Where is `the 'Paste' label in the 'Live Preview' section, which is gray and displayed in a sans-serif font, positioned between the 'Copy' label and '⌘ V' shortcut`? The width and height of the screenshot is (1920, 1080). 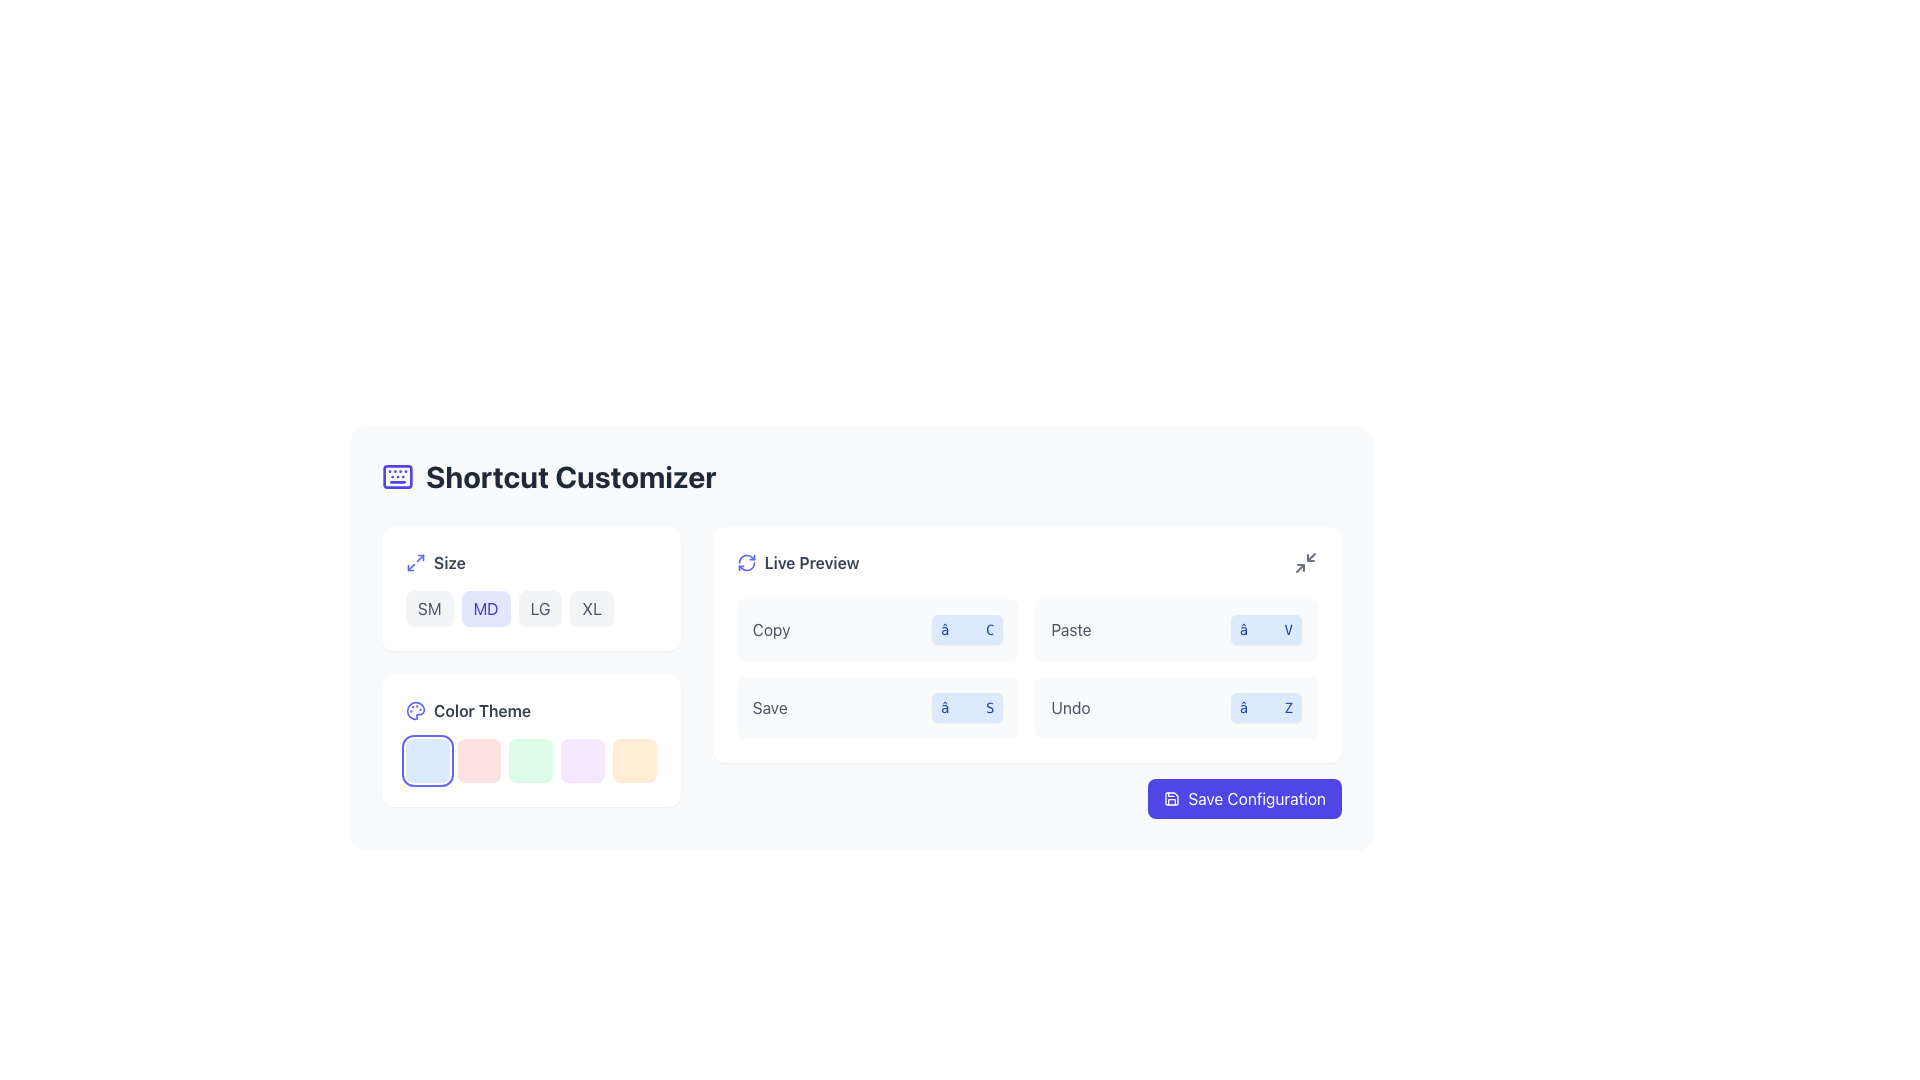
the 'Paste' label in the 'Live Preview' section, which is gray and displayed in a sans-serif font, positioned between the 'Copy' label and '⌘ V' shortcut is located at coordinates (1070, 628).